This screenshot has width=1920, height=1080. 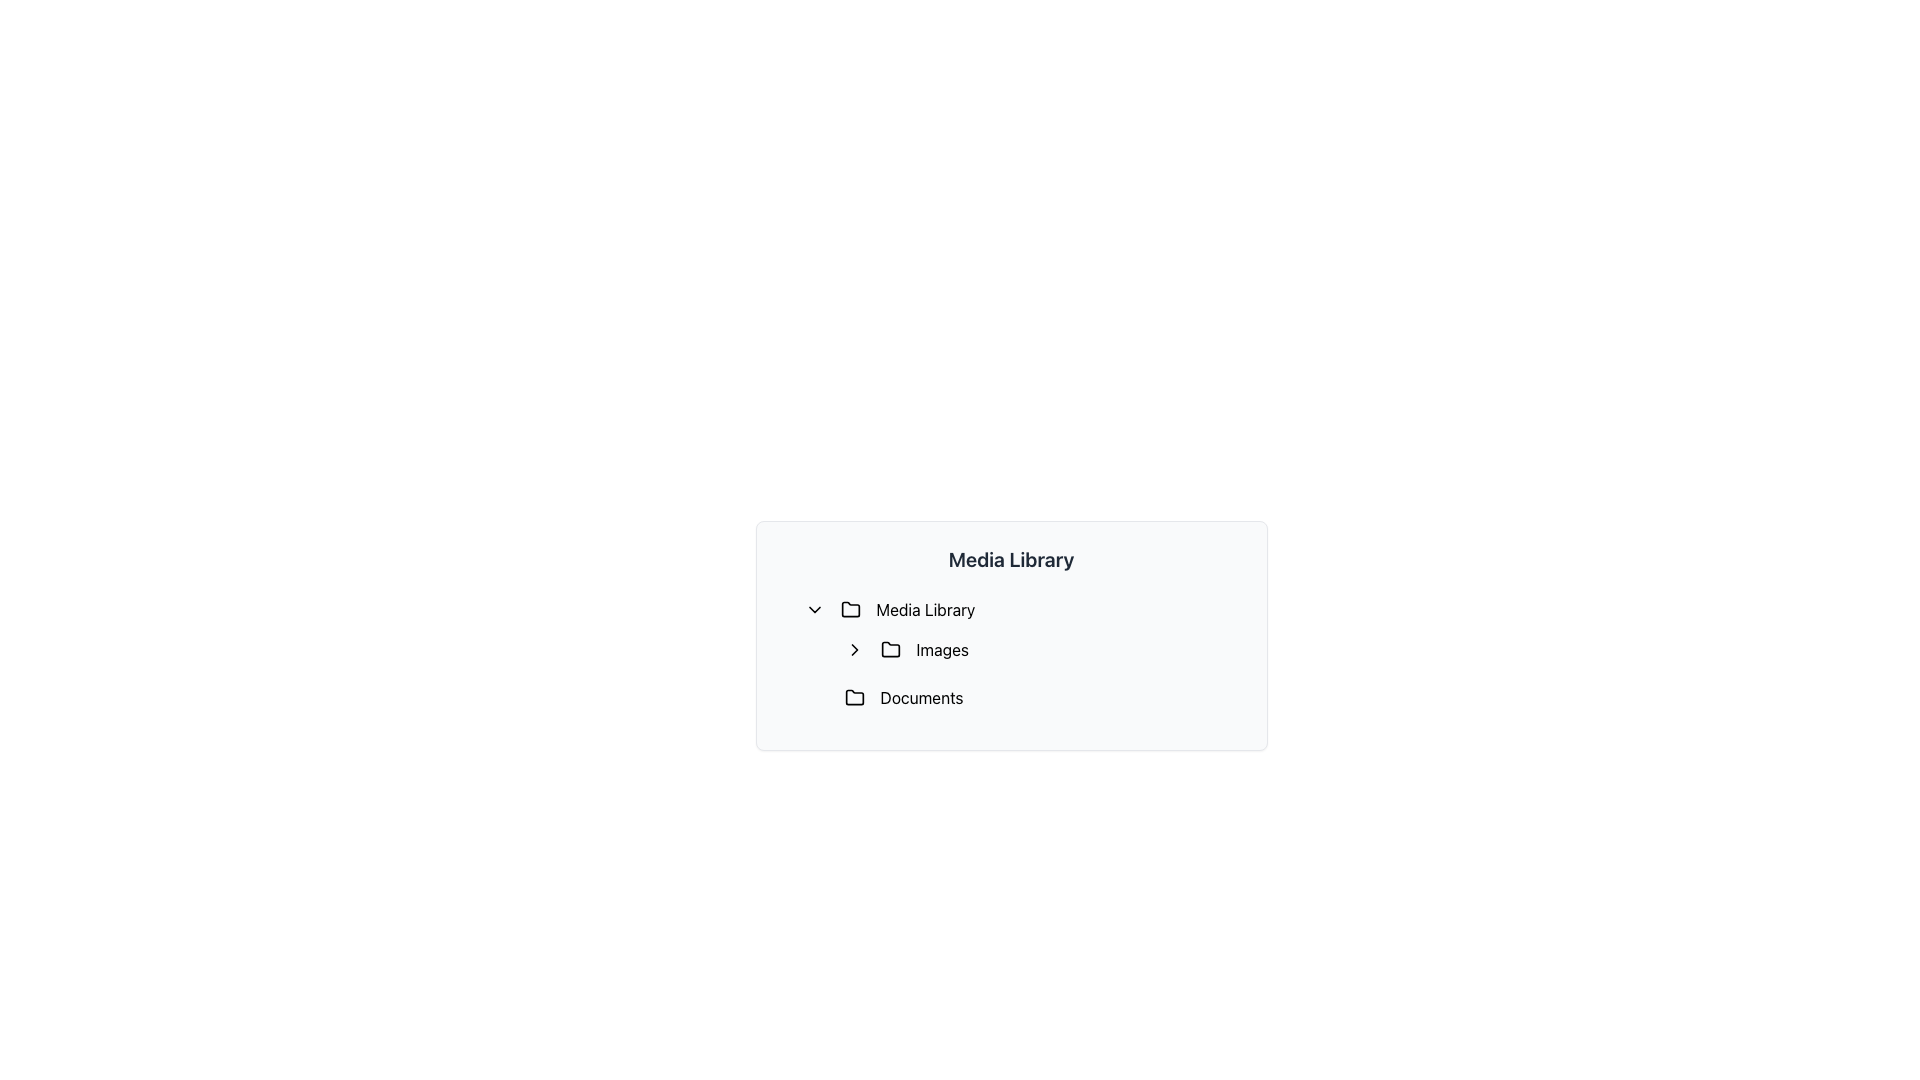 I want to click on the 'Documents' text label, which is positioned to the right of a folder icon in a hierarchical tree structure representing a file system, so click(x=920, y=697).